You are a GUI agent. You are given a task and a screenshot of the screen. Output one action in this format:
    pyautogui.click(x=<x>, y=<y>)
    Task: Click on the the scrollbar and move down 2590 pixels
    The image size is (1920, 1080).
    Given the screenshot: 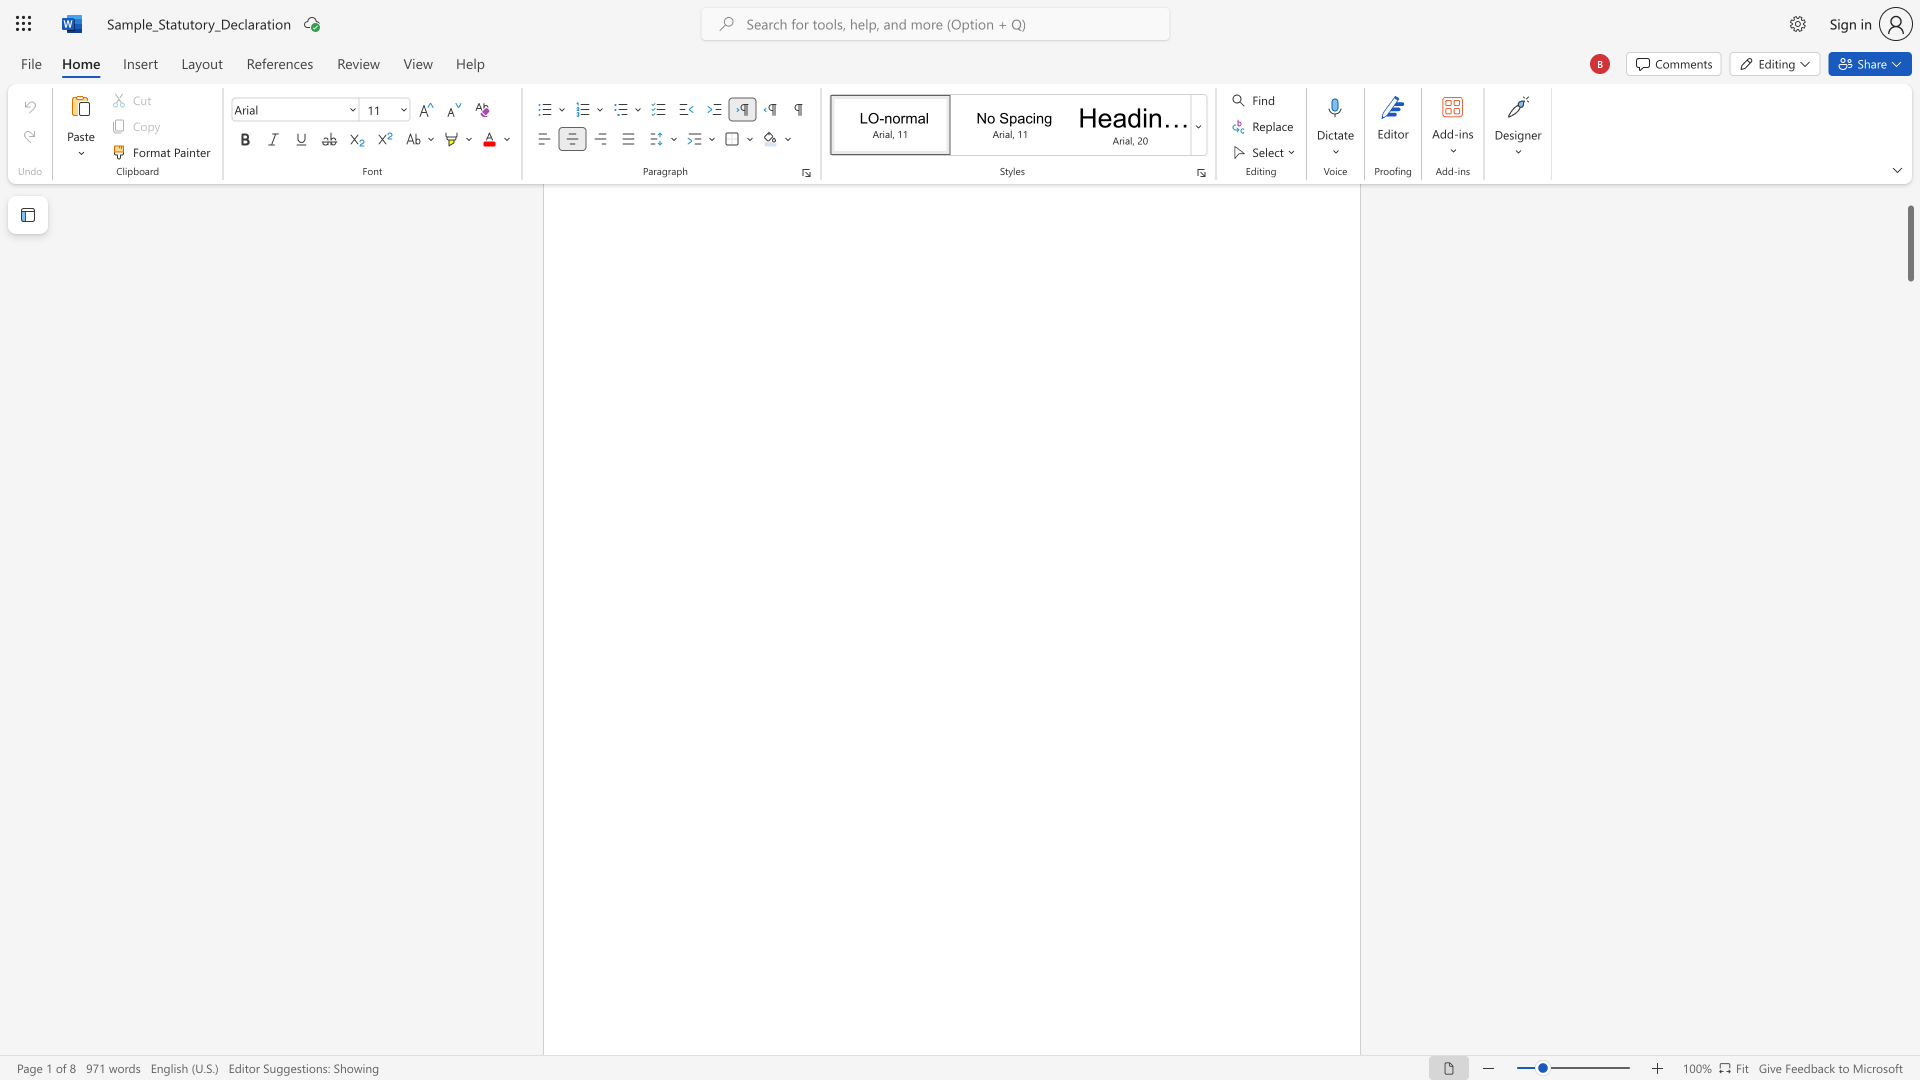 What is the action you would take?
    pyautogui.click(x=1909, y=242)
    